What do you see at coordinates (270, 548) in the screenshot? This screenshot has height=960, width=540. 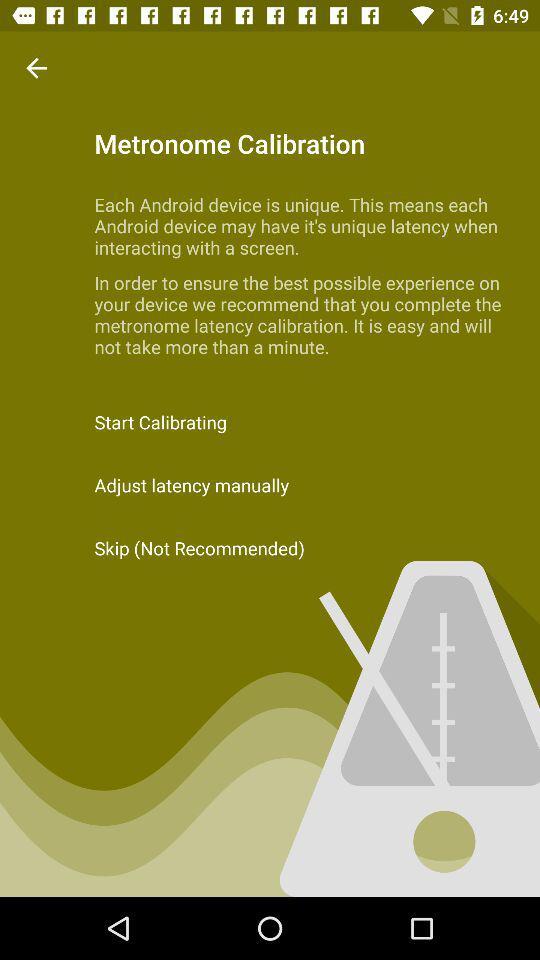 I see `the item below the adjust latency manually` at bounding box center [270, 548].